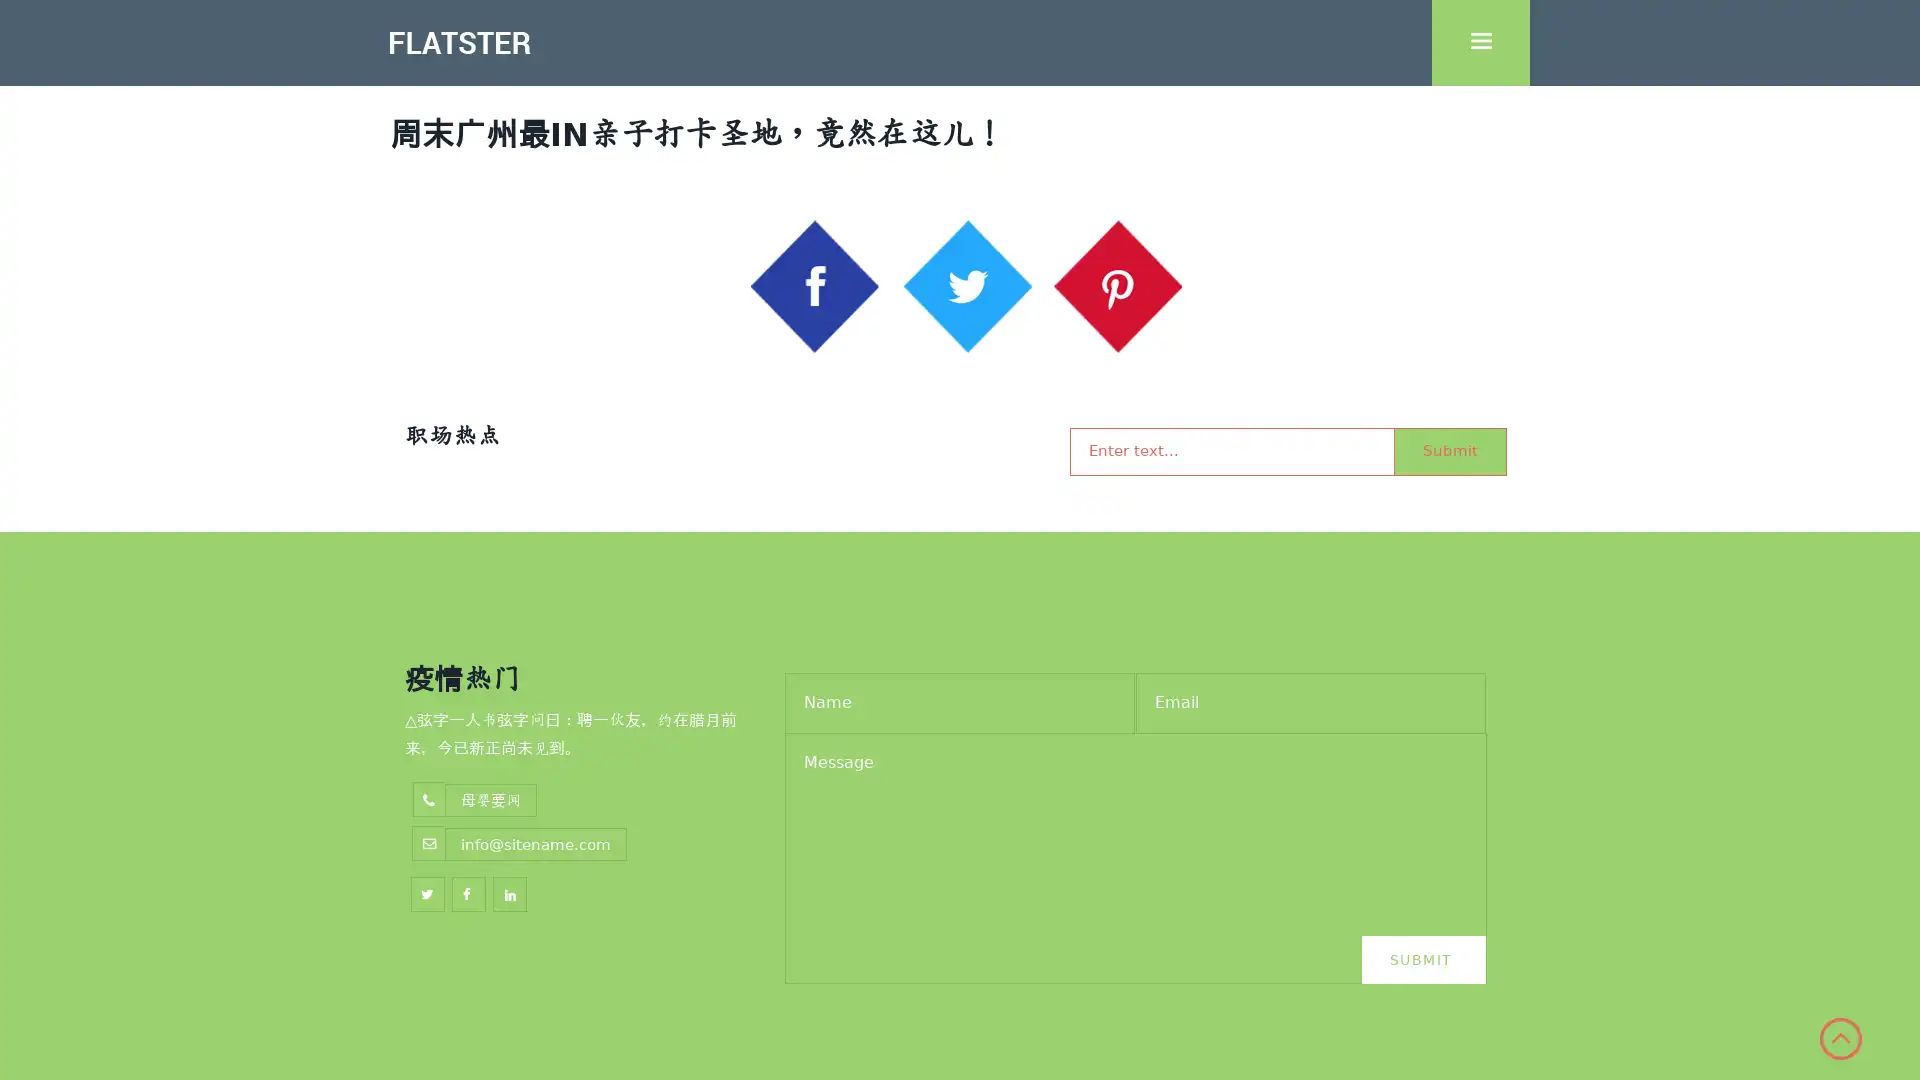  I want to click on Submit, so click(1441, 451).